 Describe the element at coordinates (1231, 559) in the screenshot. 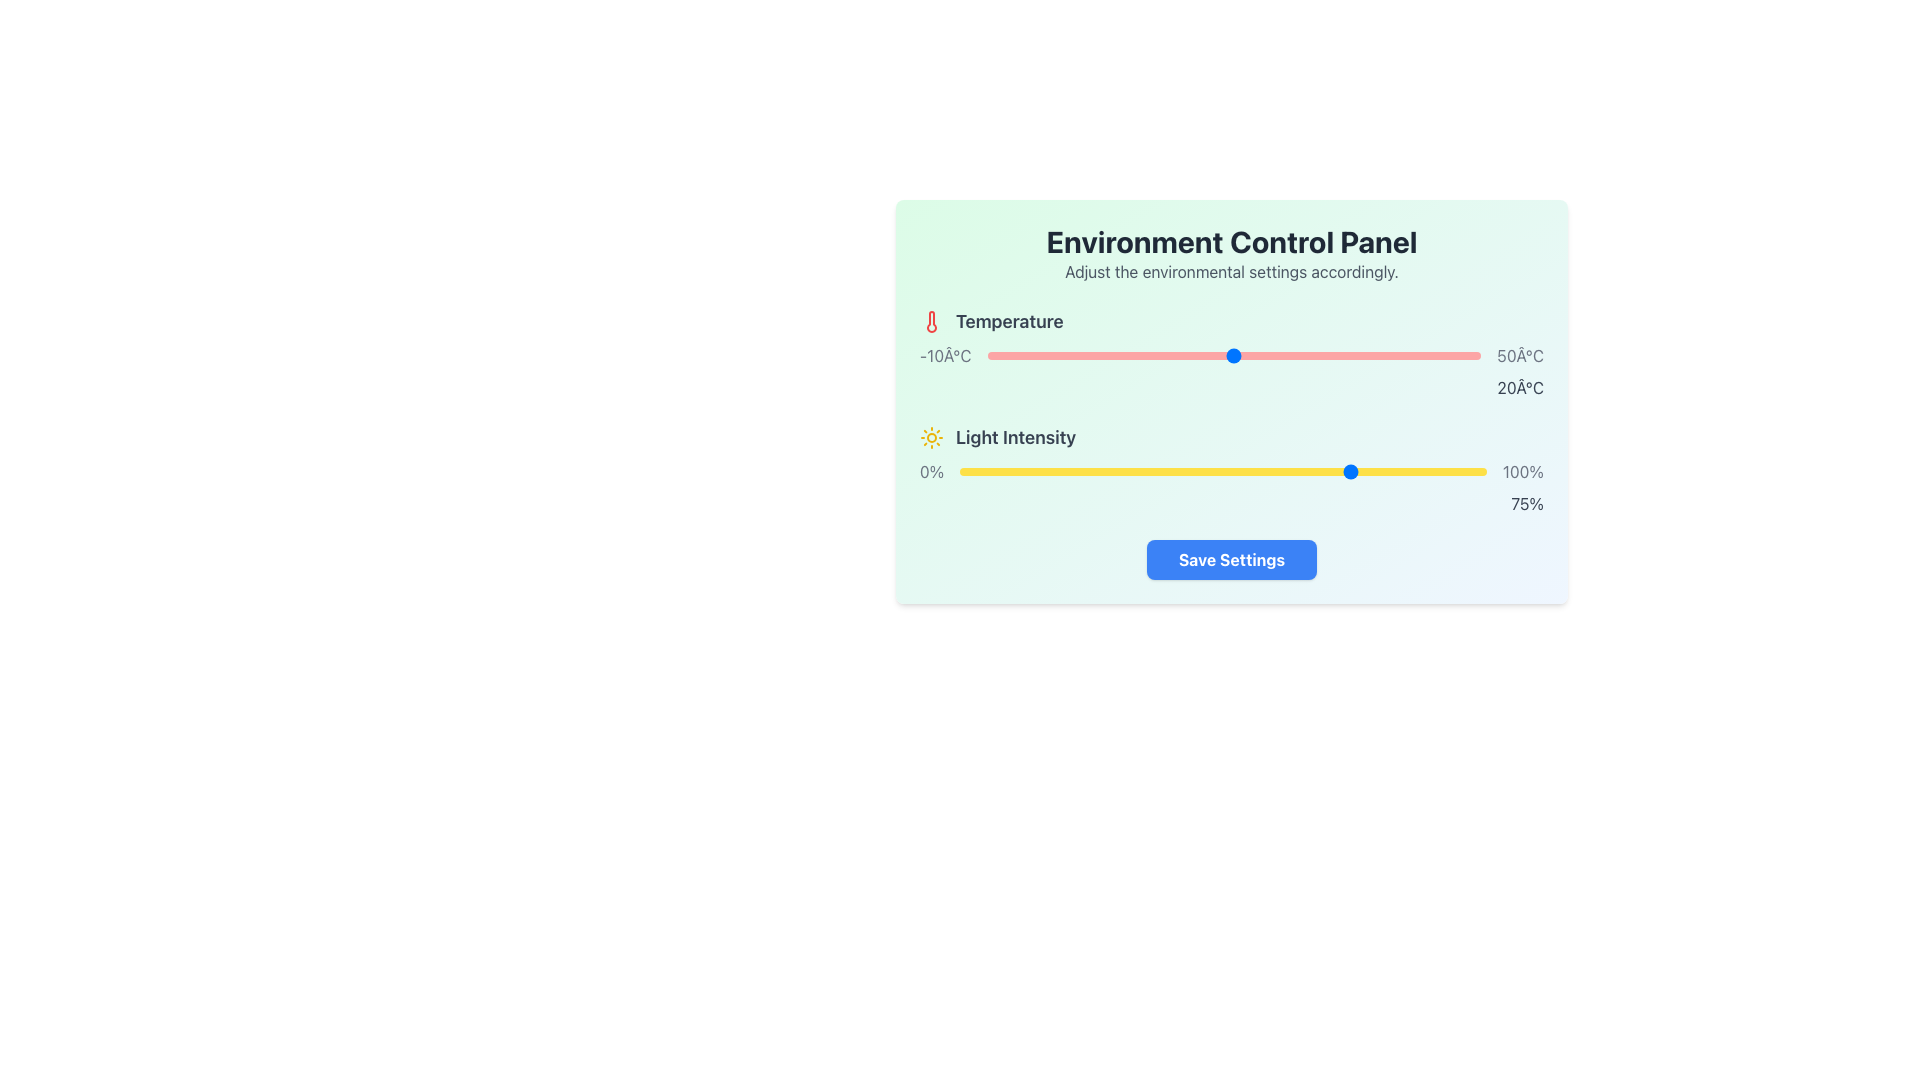

I see `the save button located at the bottom of the 'Environment Control Panel', below the 'Temperature' and 'Light Intensity' sliders` at that location.